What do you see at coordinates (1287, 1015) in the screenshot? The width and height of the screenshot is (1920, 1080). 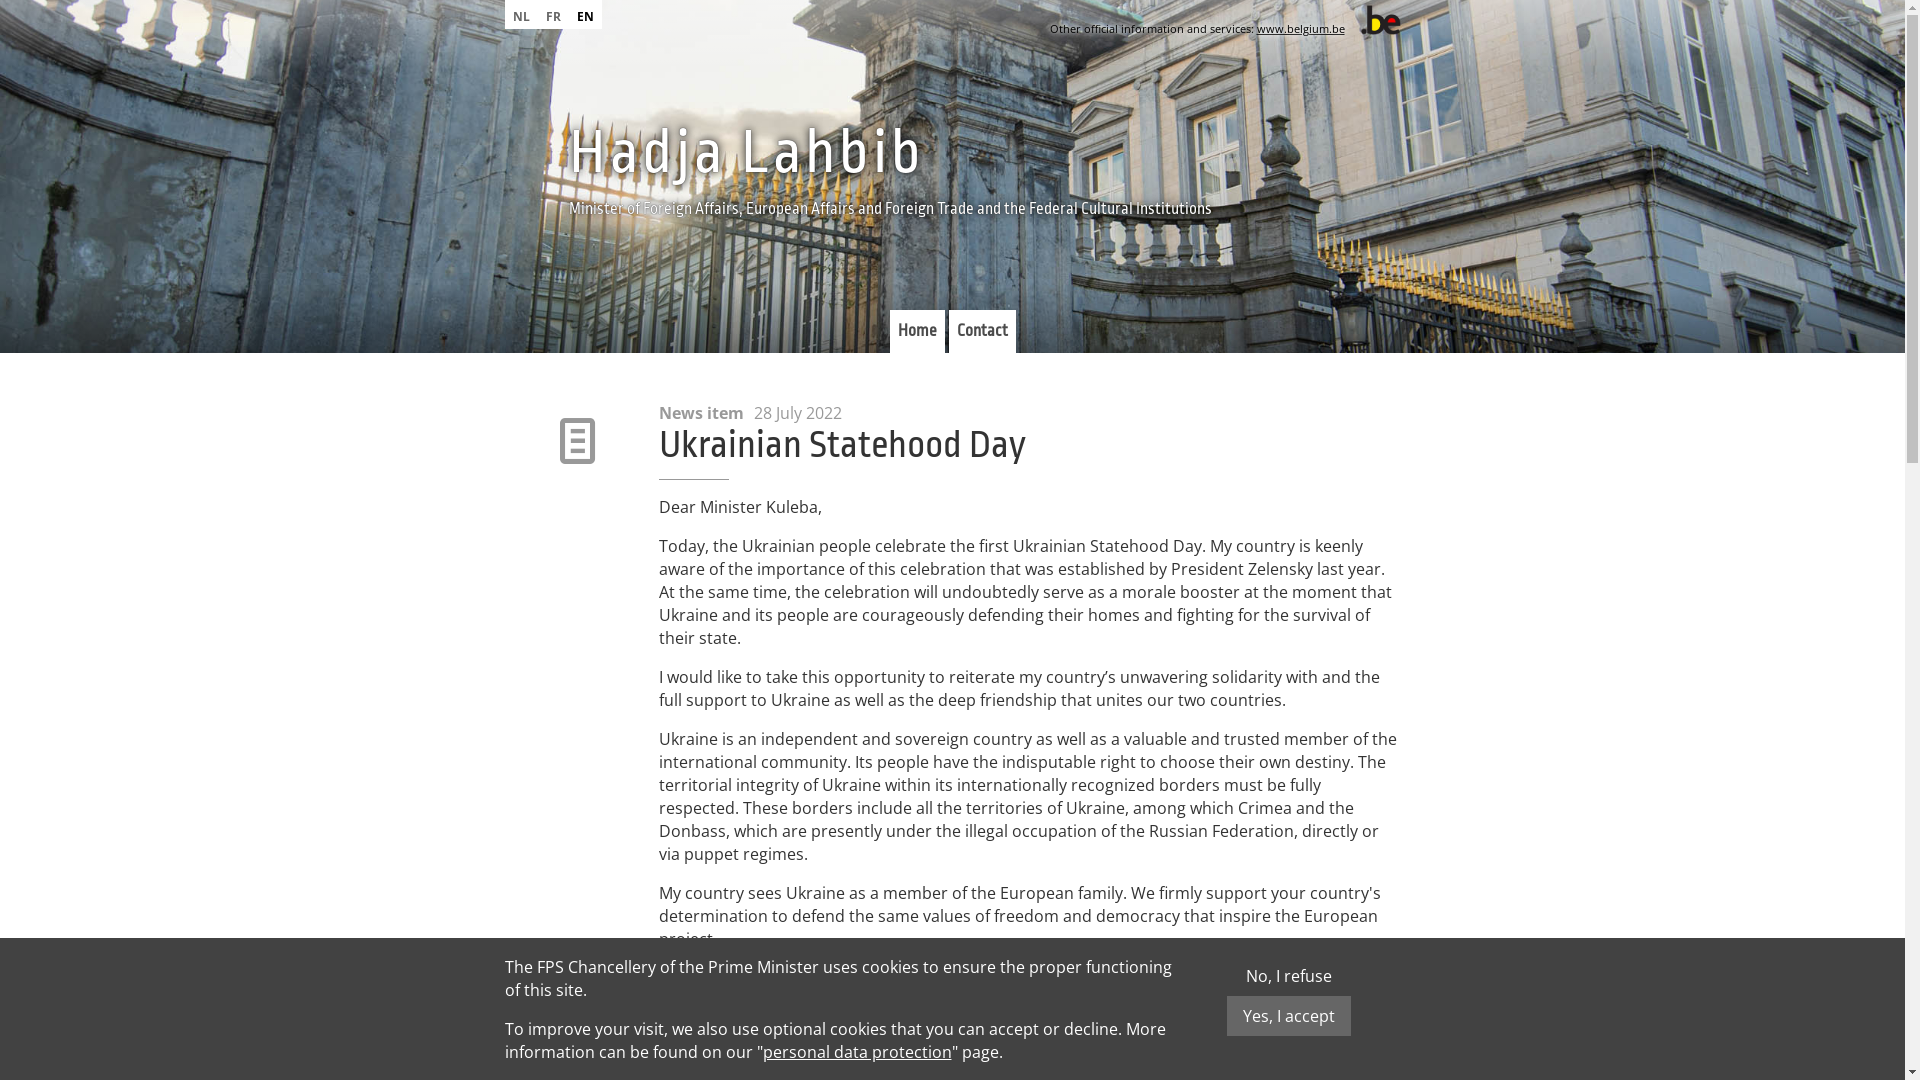 I see `'Yes, I accept'` at bounding box center [1287, 1015].